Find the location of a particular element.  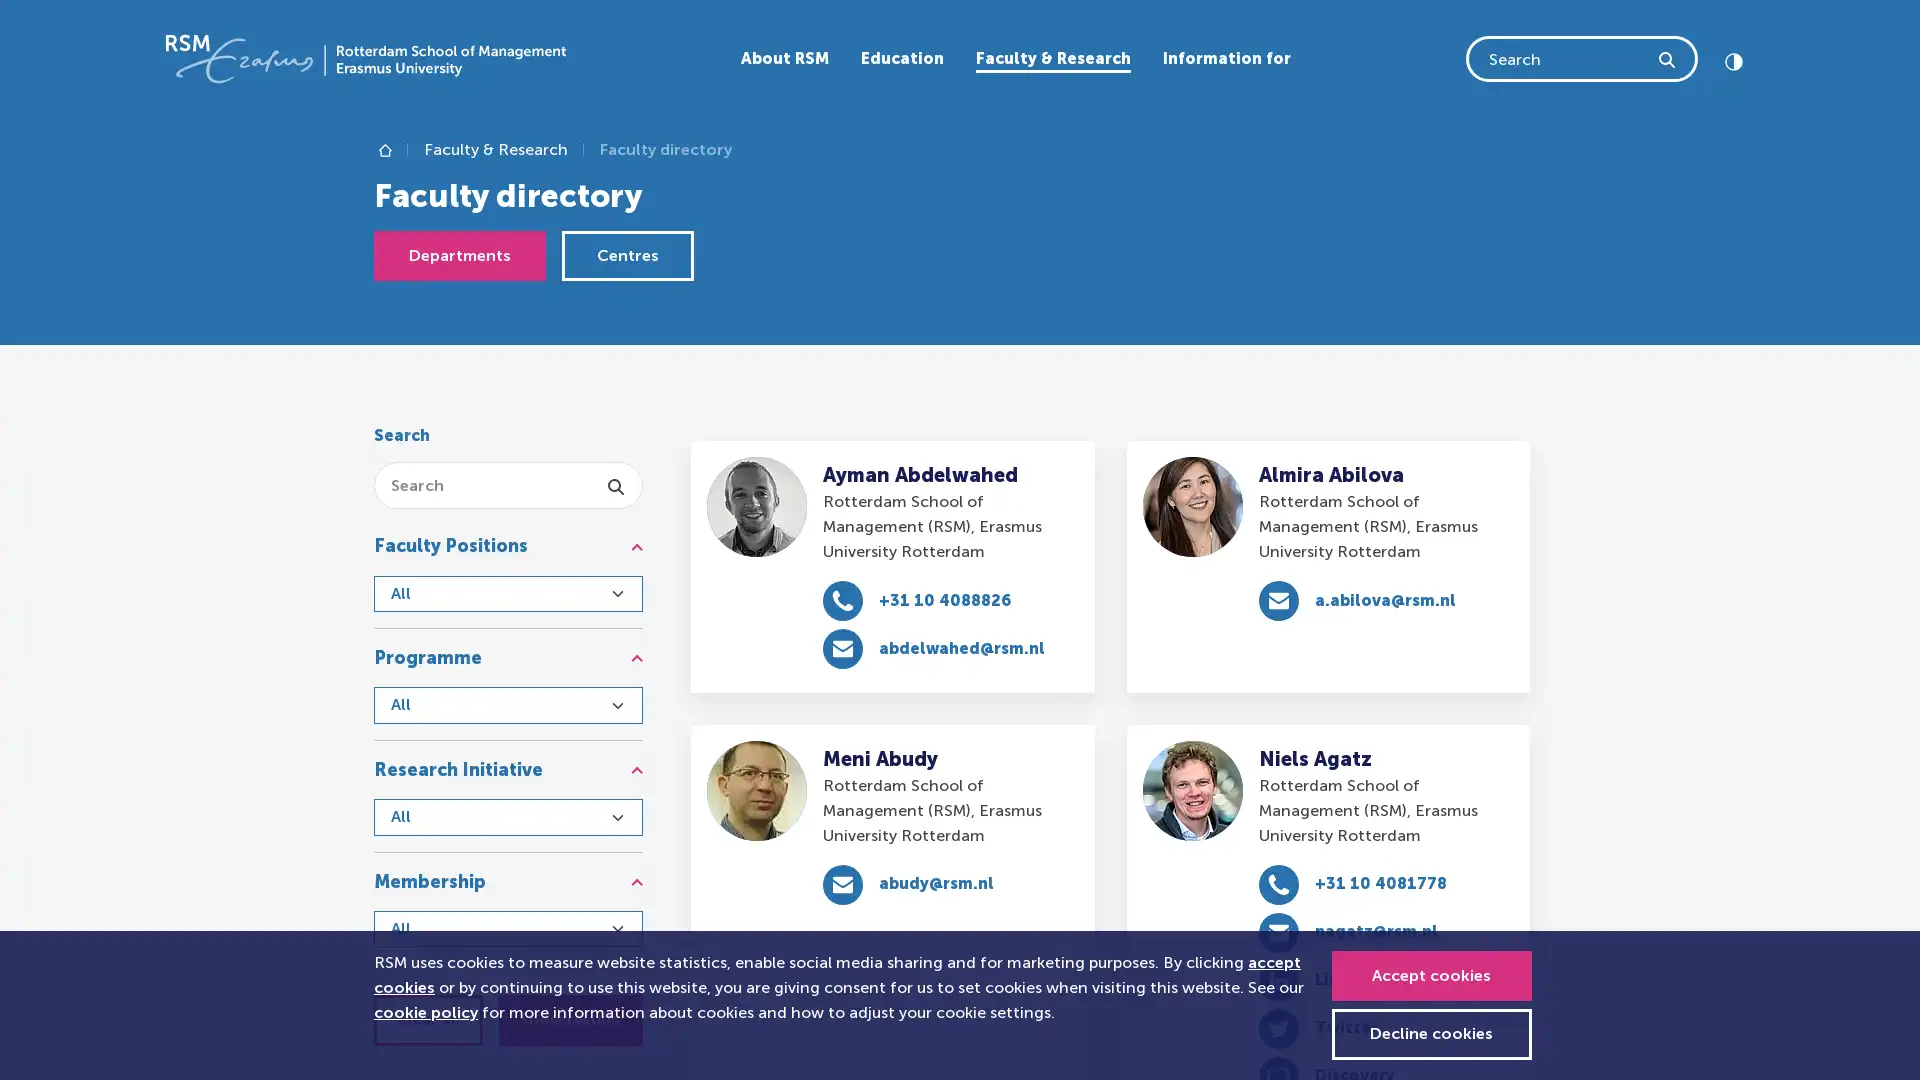

Faculty Positions is located at coordinates (508, 546).